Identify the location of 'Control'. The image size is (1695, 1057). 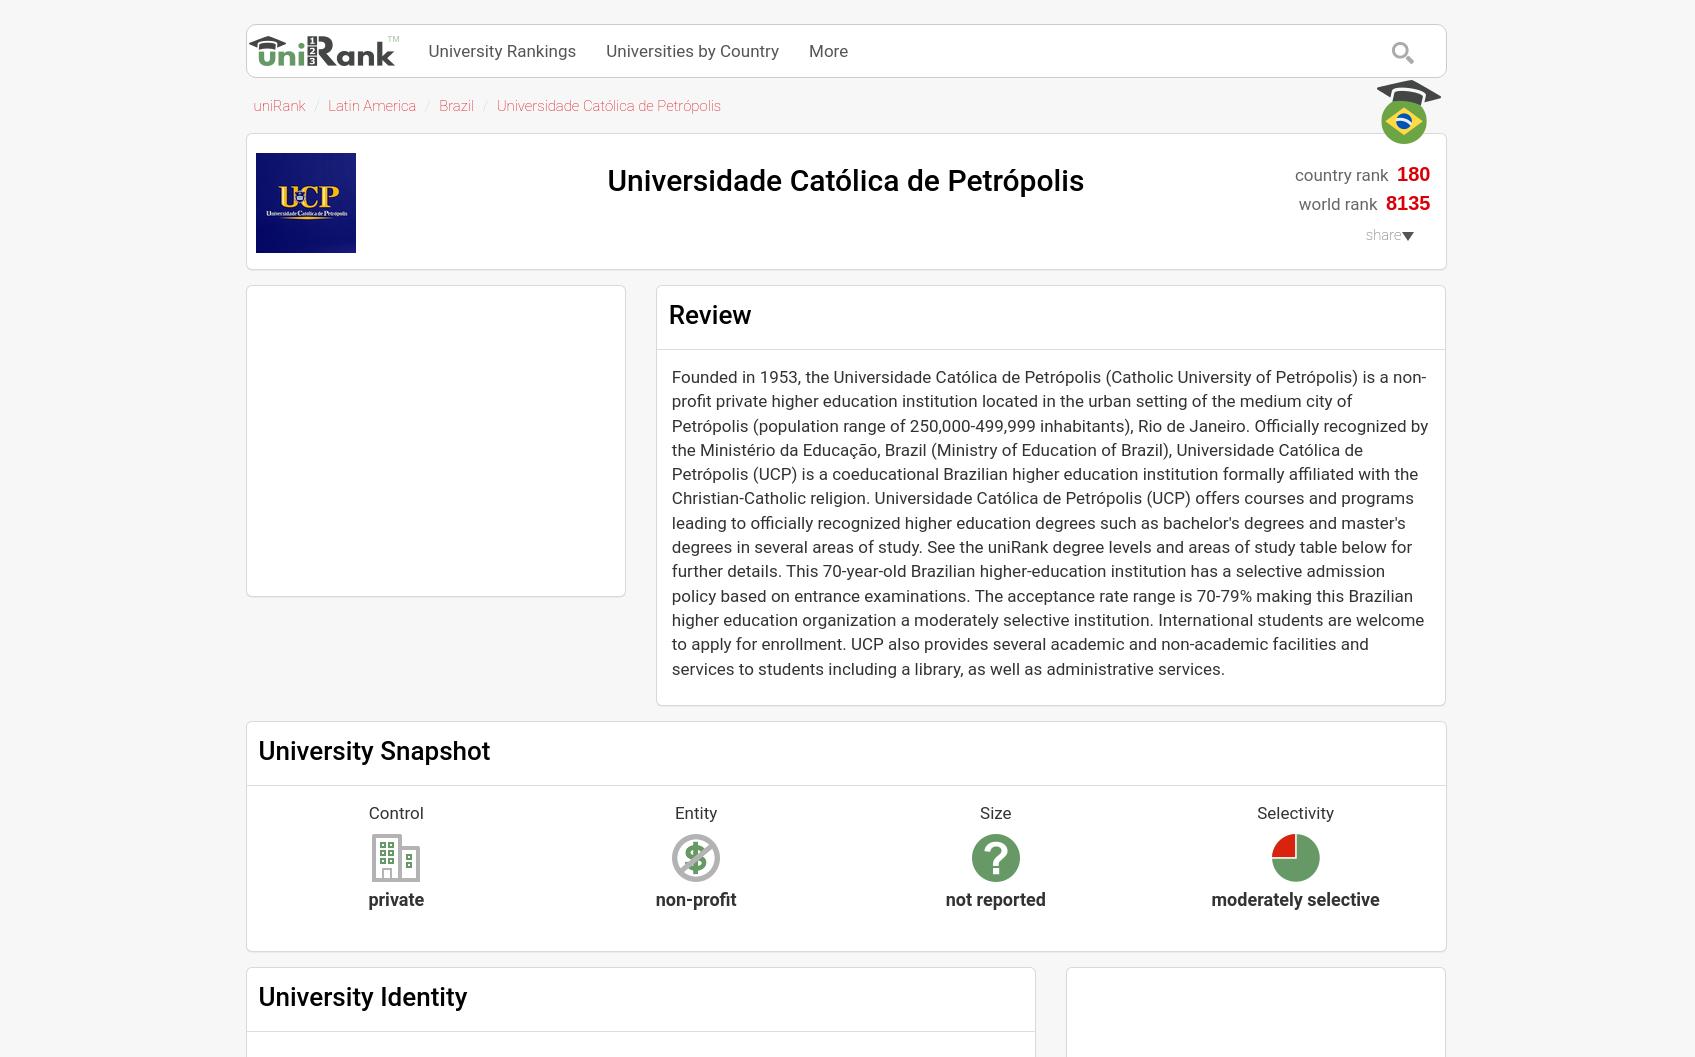
(395, 811).